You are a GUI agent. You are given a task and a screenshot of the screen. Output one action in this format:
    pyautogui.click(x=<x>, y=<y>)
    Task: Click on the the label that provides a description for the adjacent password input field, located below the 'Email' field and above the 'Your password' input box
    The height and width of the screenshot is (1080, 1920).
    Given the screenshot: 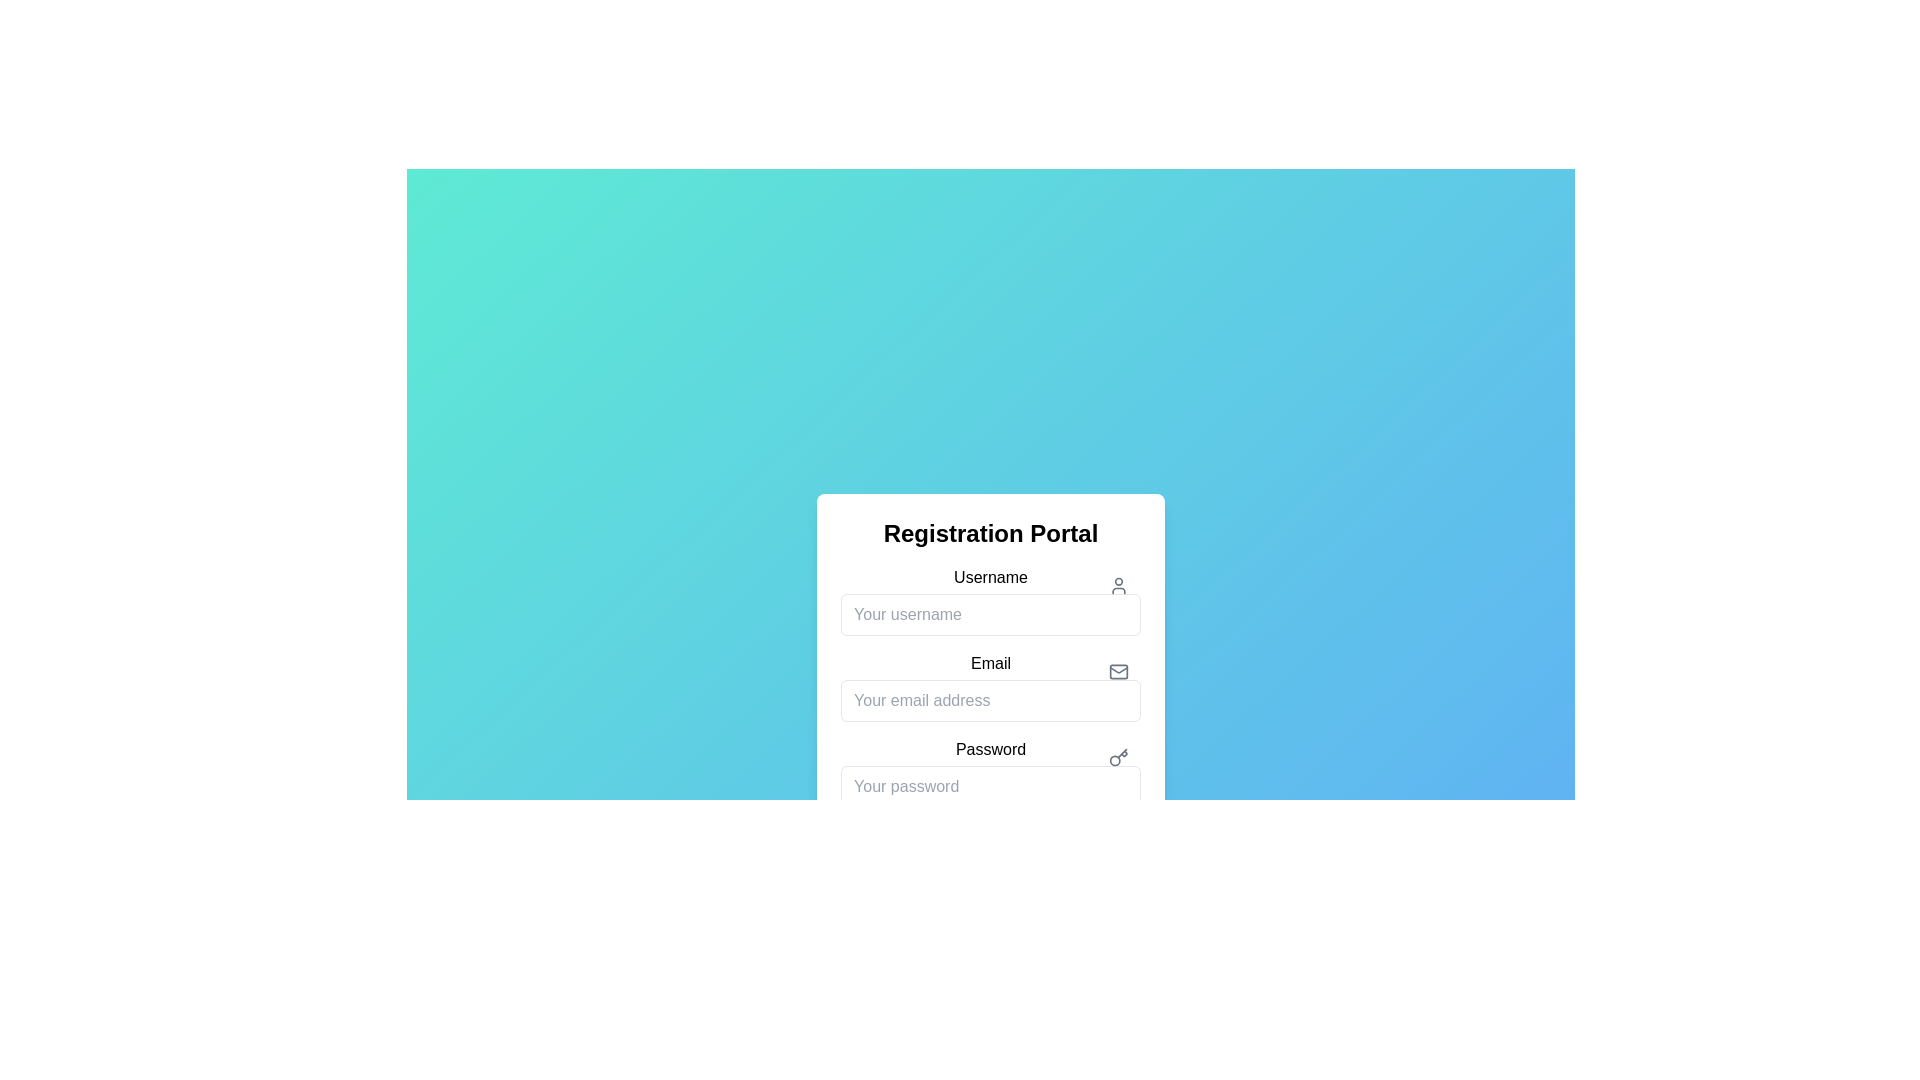 What is the action you would take?
    pyautogui.click(x=990, y=749)
    